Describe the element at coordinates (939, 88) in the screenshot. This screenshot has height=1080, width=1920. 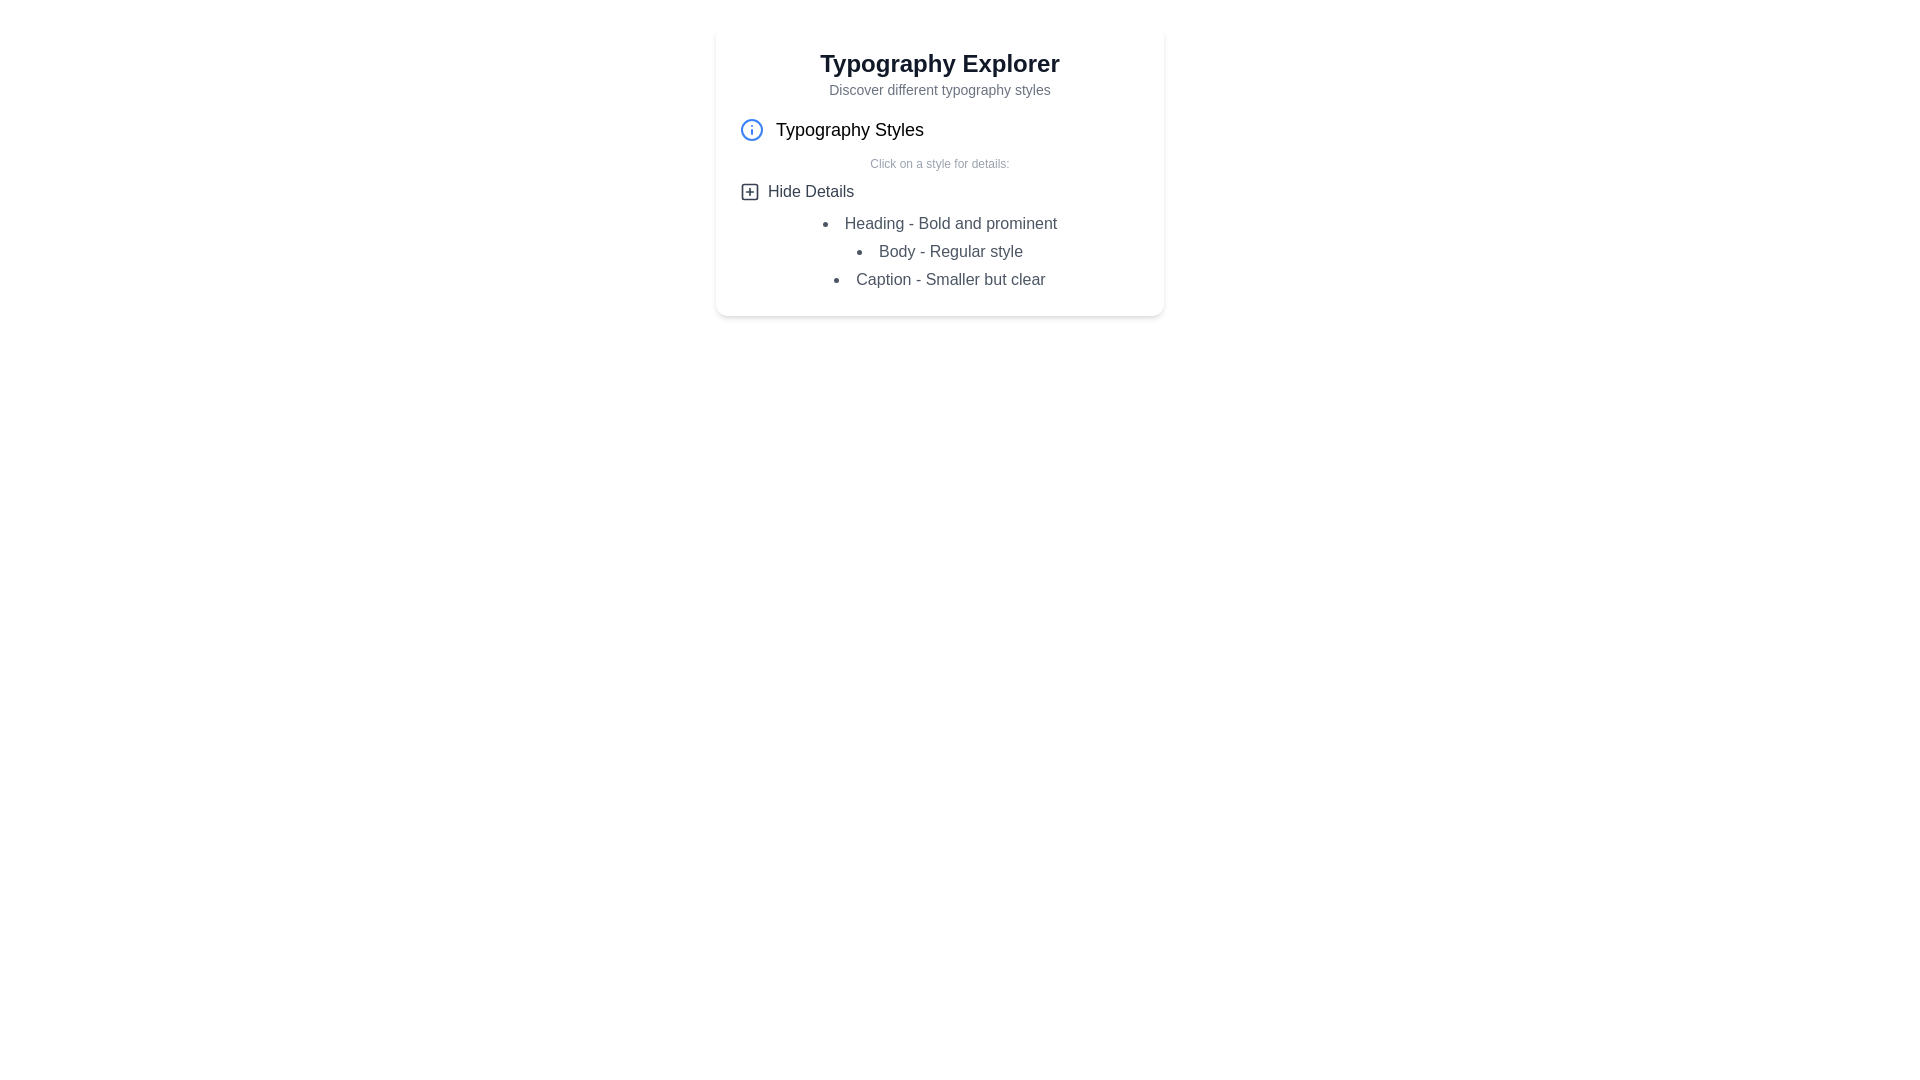
I see `the textual label reading 'Discover different typography styles', which is styled with a small font size and muted gray color, located directly beneath the title 'Typography Explorer'` at that location.